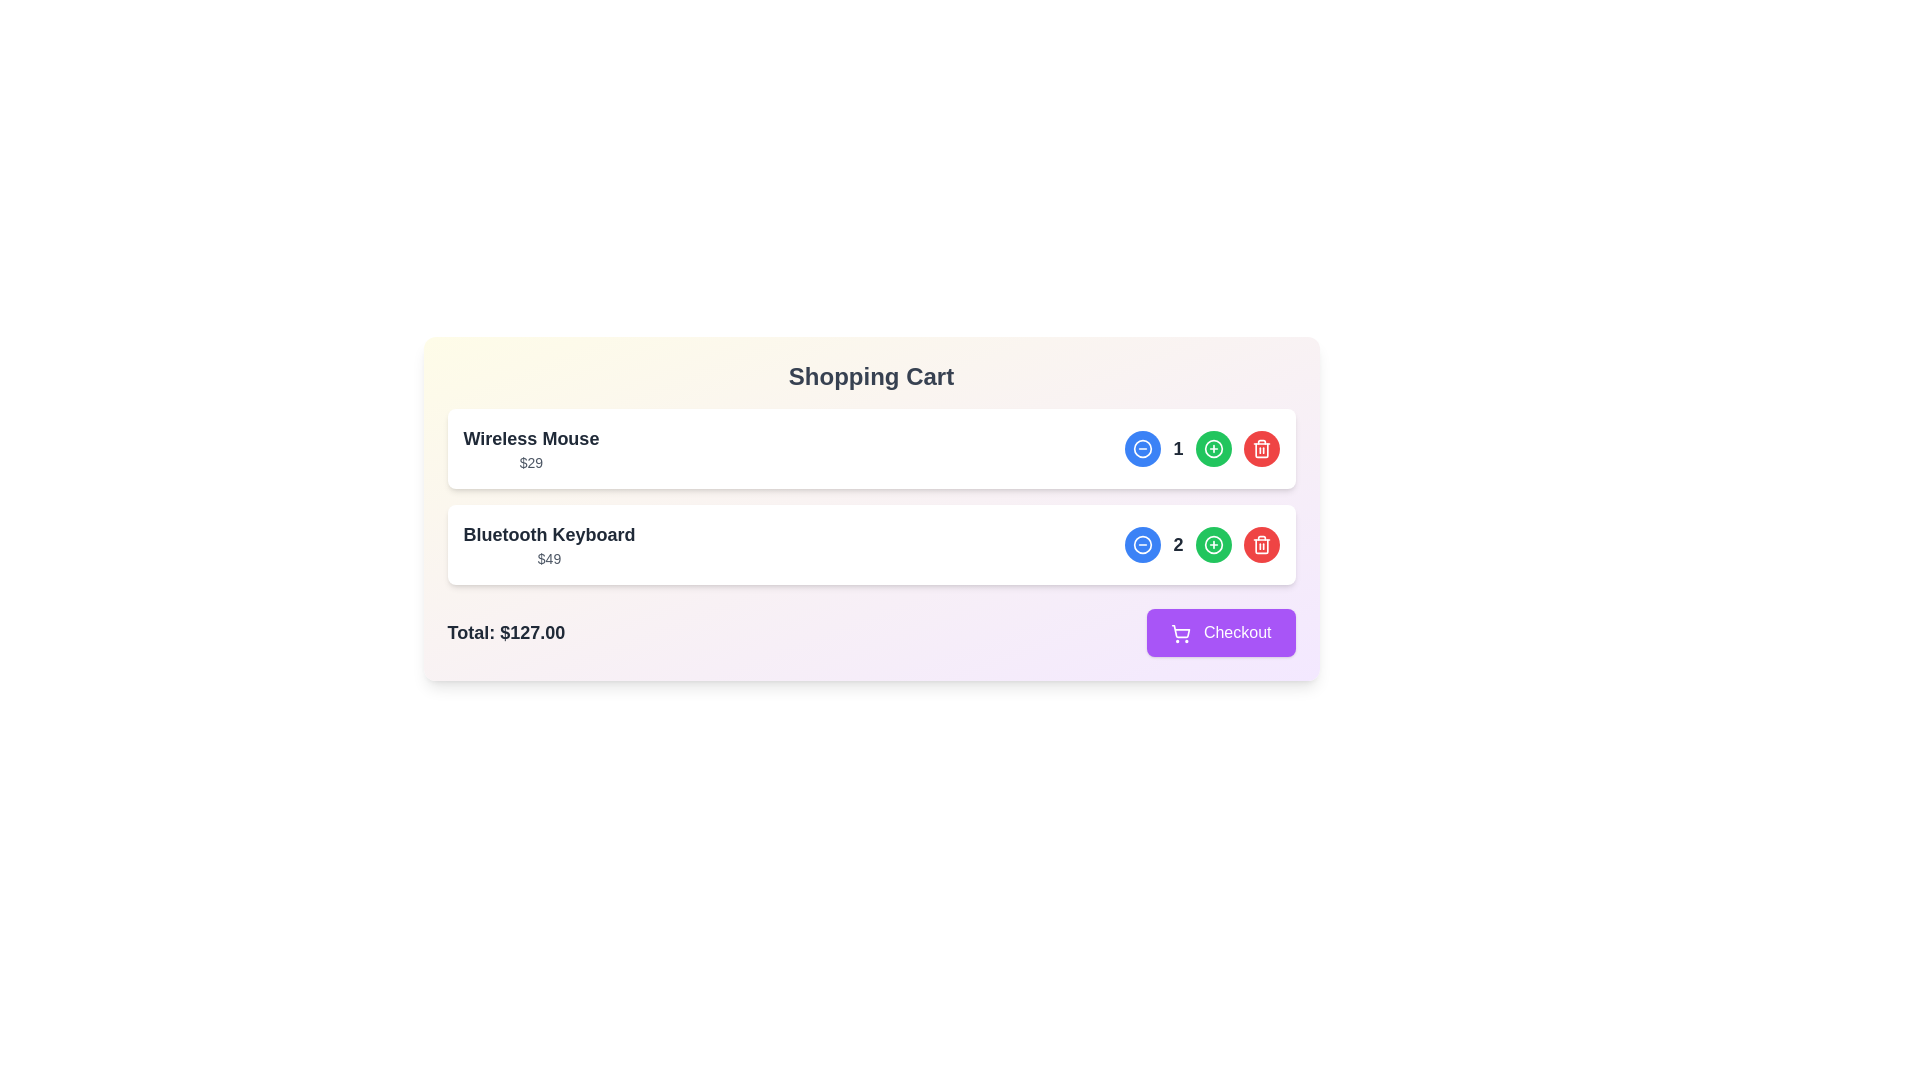 The width and height of the screenshot is (1920, 1080). Describe the element at coordinates (1212, 447) in the screenshot. I see `the increment button associated with the 'Wireless Mouse' item in the shopping cart to increase the quantity by one` at that location.